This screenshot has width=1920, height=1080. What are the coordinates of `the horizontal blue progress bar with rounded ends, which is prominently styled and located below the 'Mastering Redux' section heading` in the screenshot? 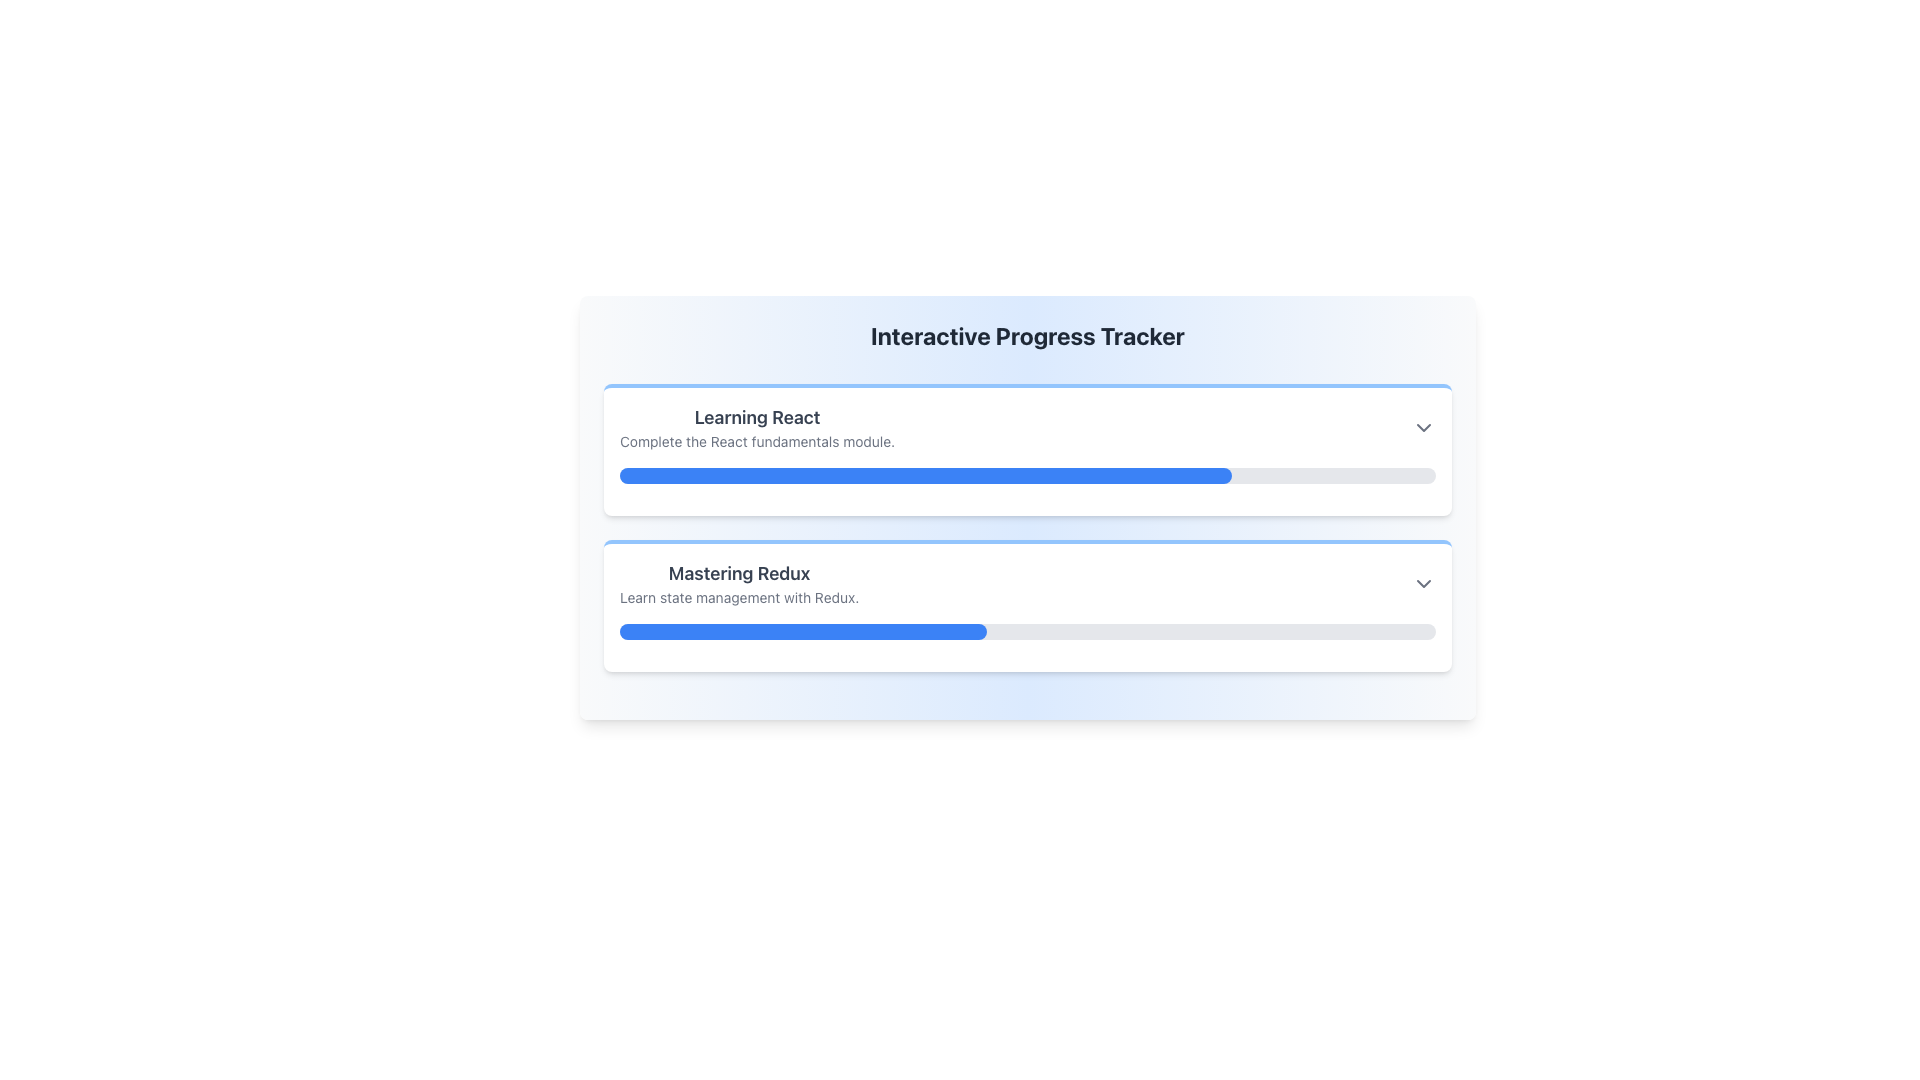 It's located at (803, 632).